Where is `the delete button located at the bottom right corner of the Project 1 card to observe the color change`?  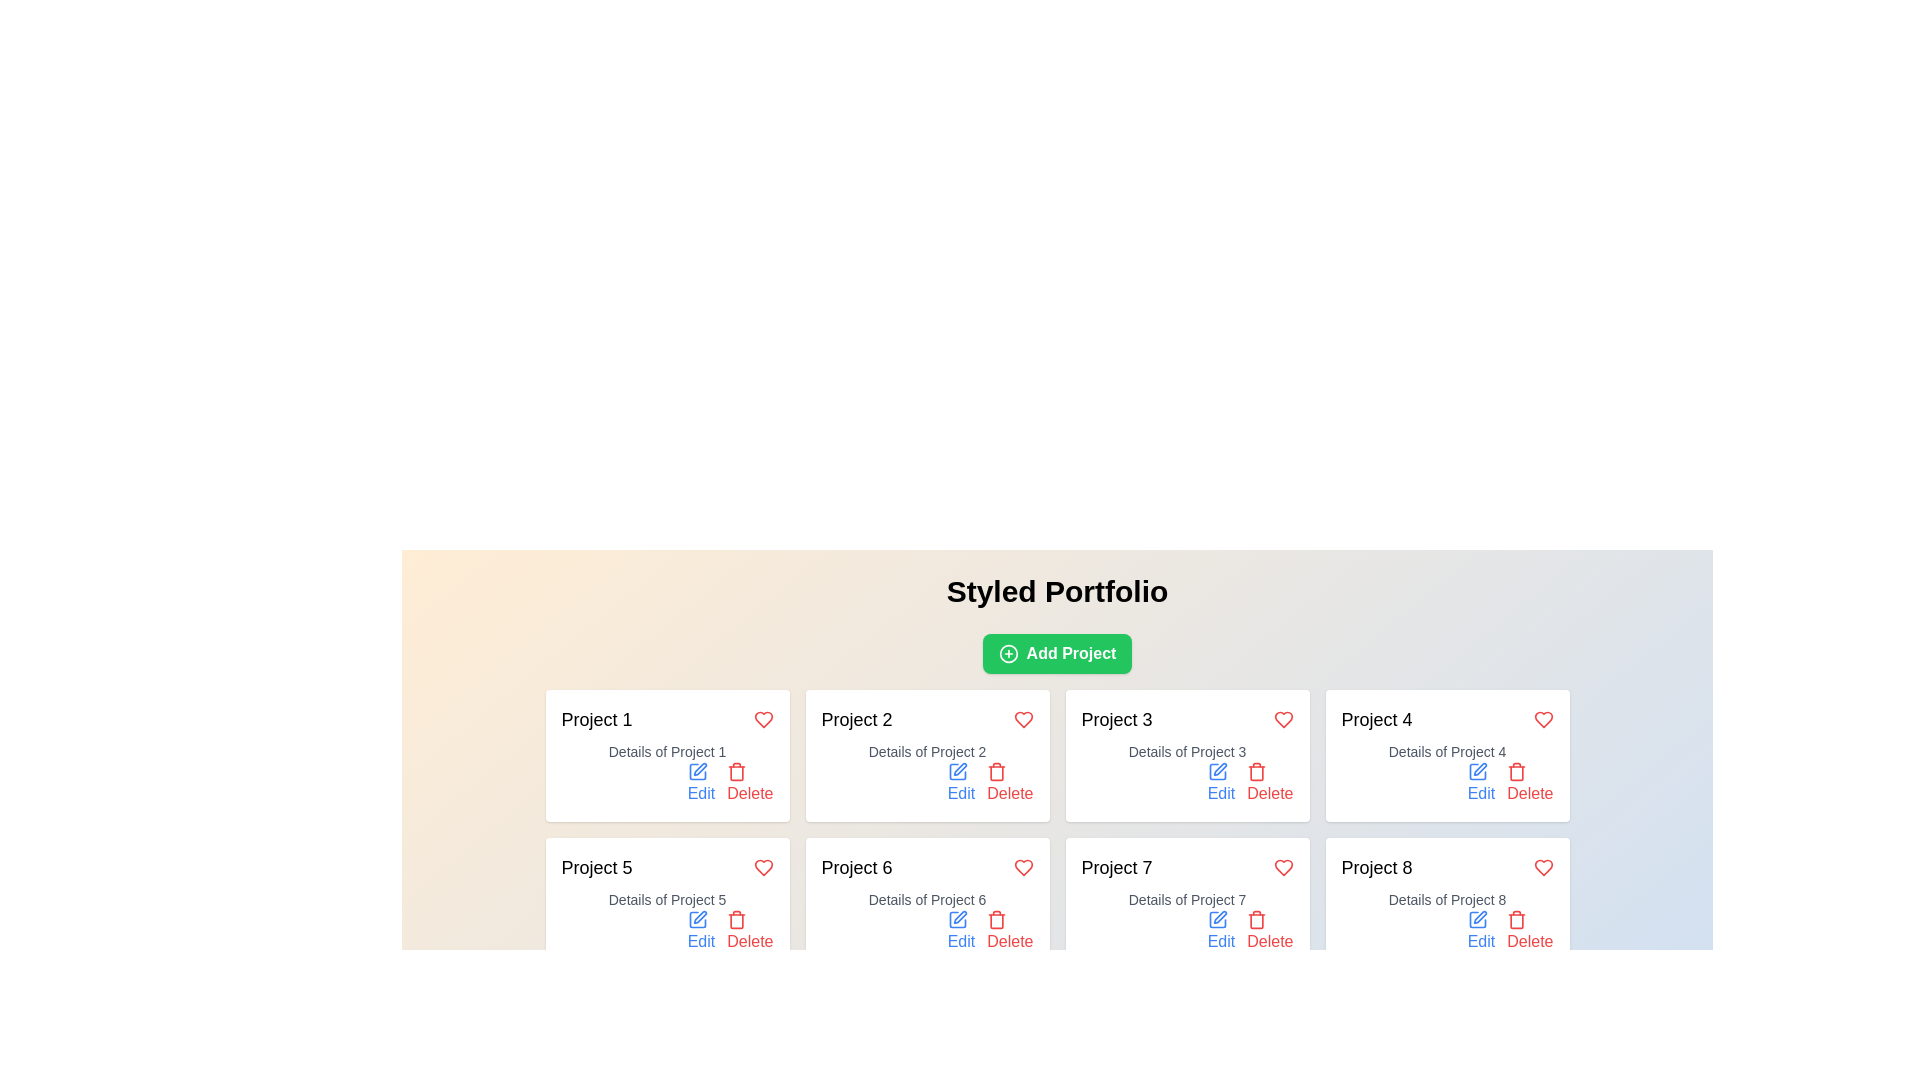
the delete button located at the bottom right corner of the Project 1 card to observe the color change is located at coordinates (749, 782).